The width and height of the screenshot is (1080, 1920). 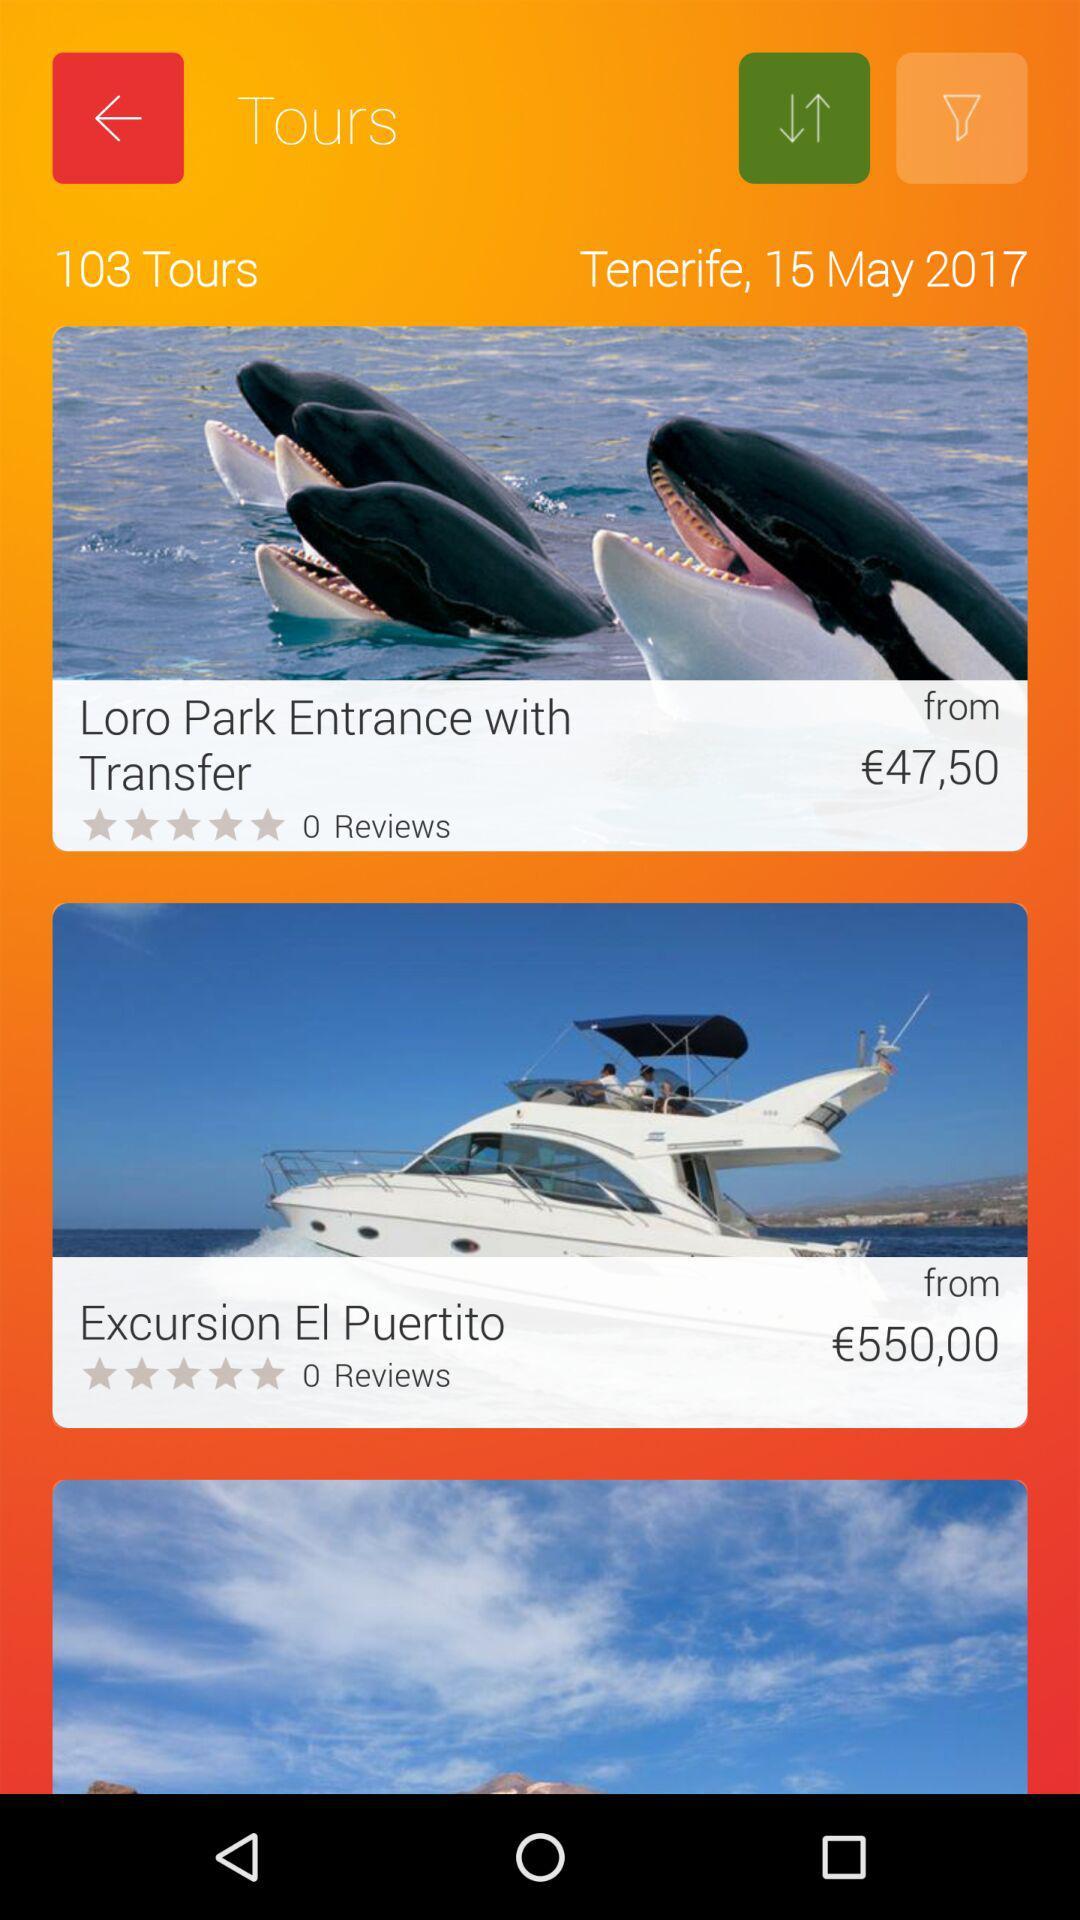 I want to click on the swap icon, so click(x=803, y=117).